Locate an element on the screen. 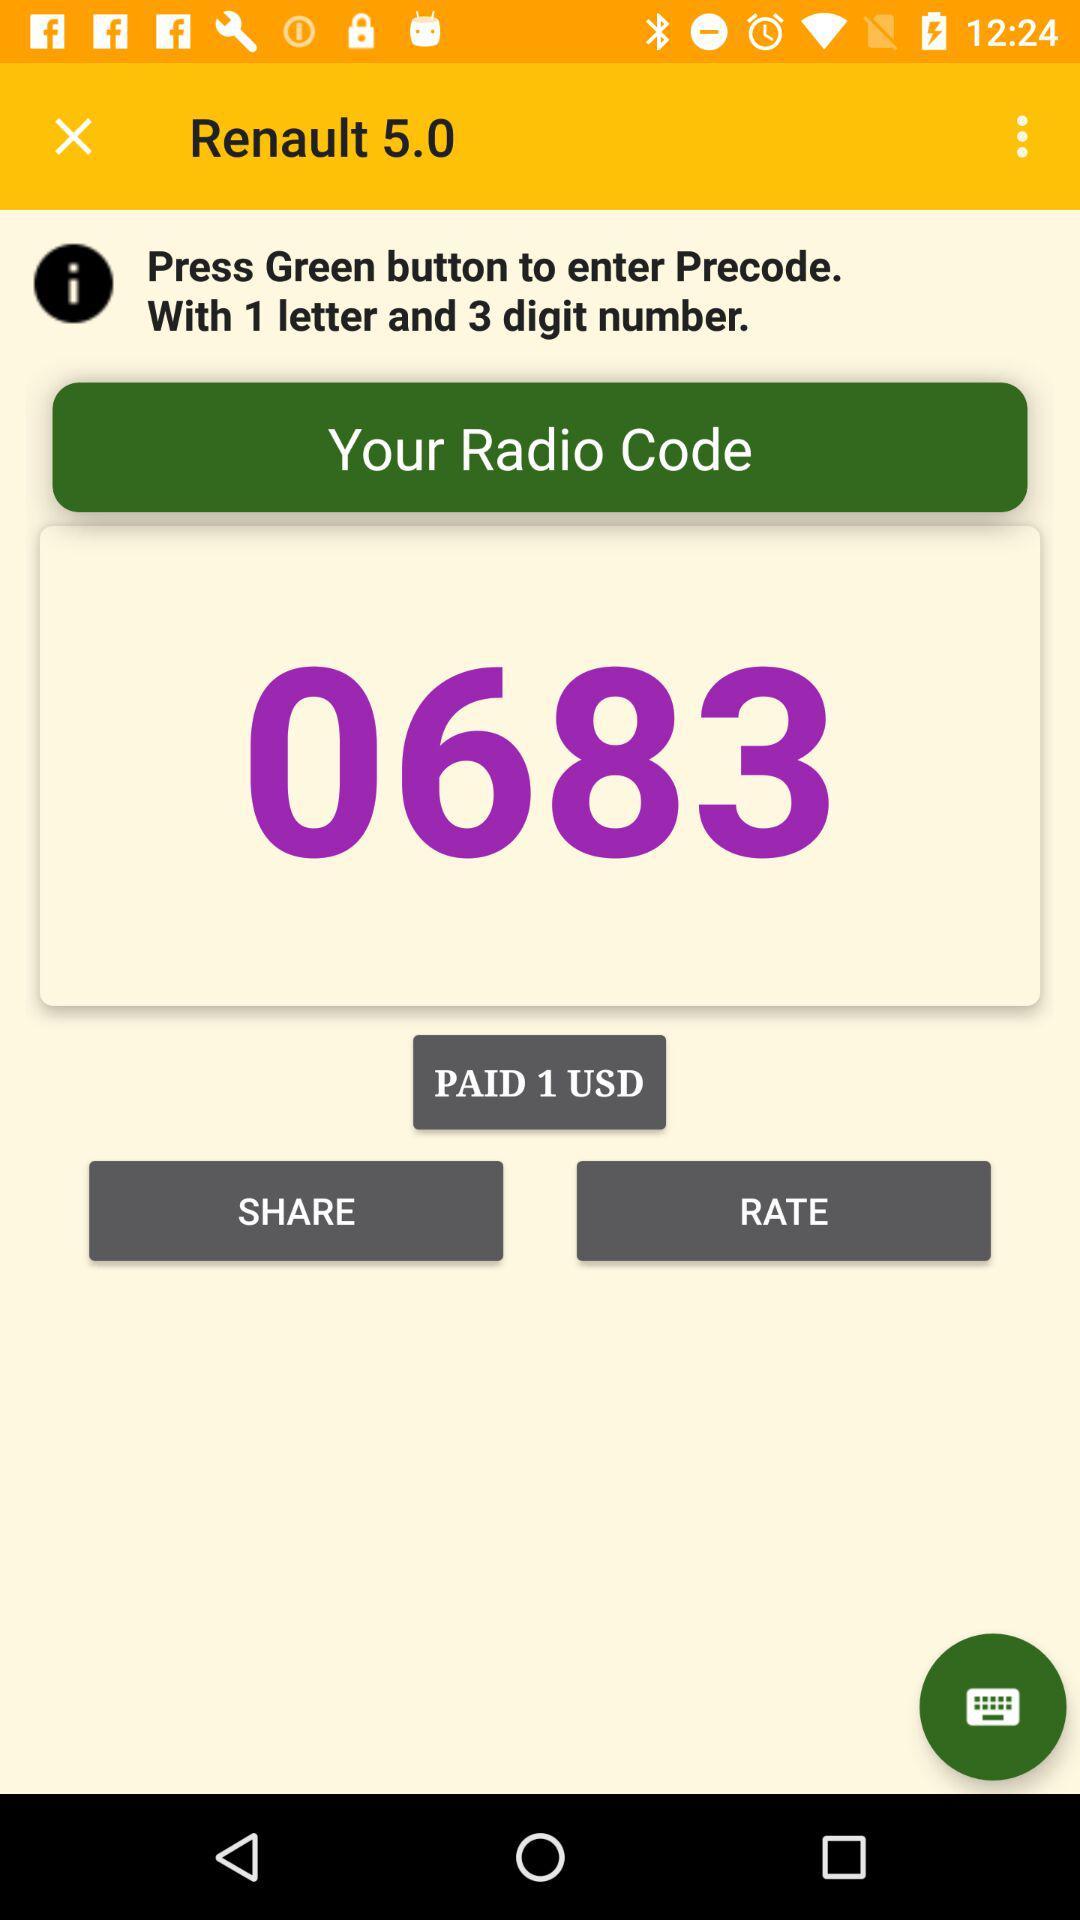 Image resolution: width=1080 pixels, height=1920 pixels. the chat icon is located at coordinates (992, 1706).